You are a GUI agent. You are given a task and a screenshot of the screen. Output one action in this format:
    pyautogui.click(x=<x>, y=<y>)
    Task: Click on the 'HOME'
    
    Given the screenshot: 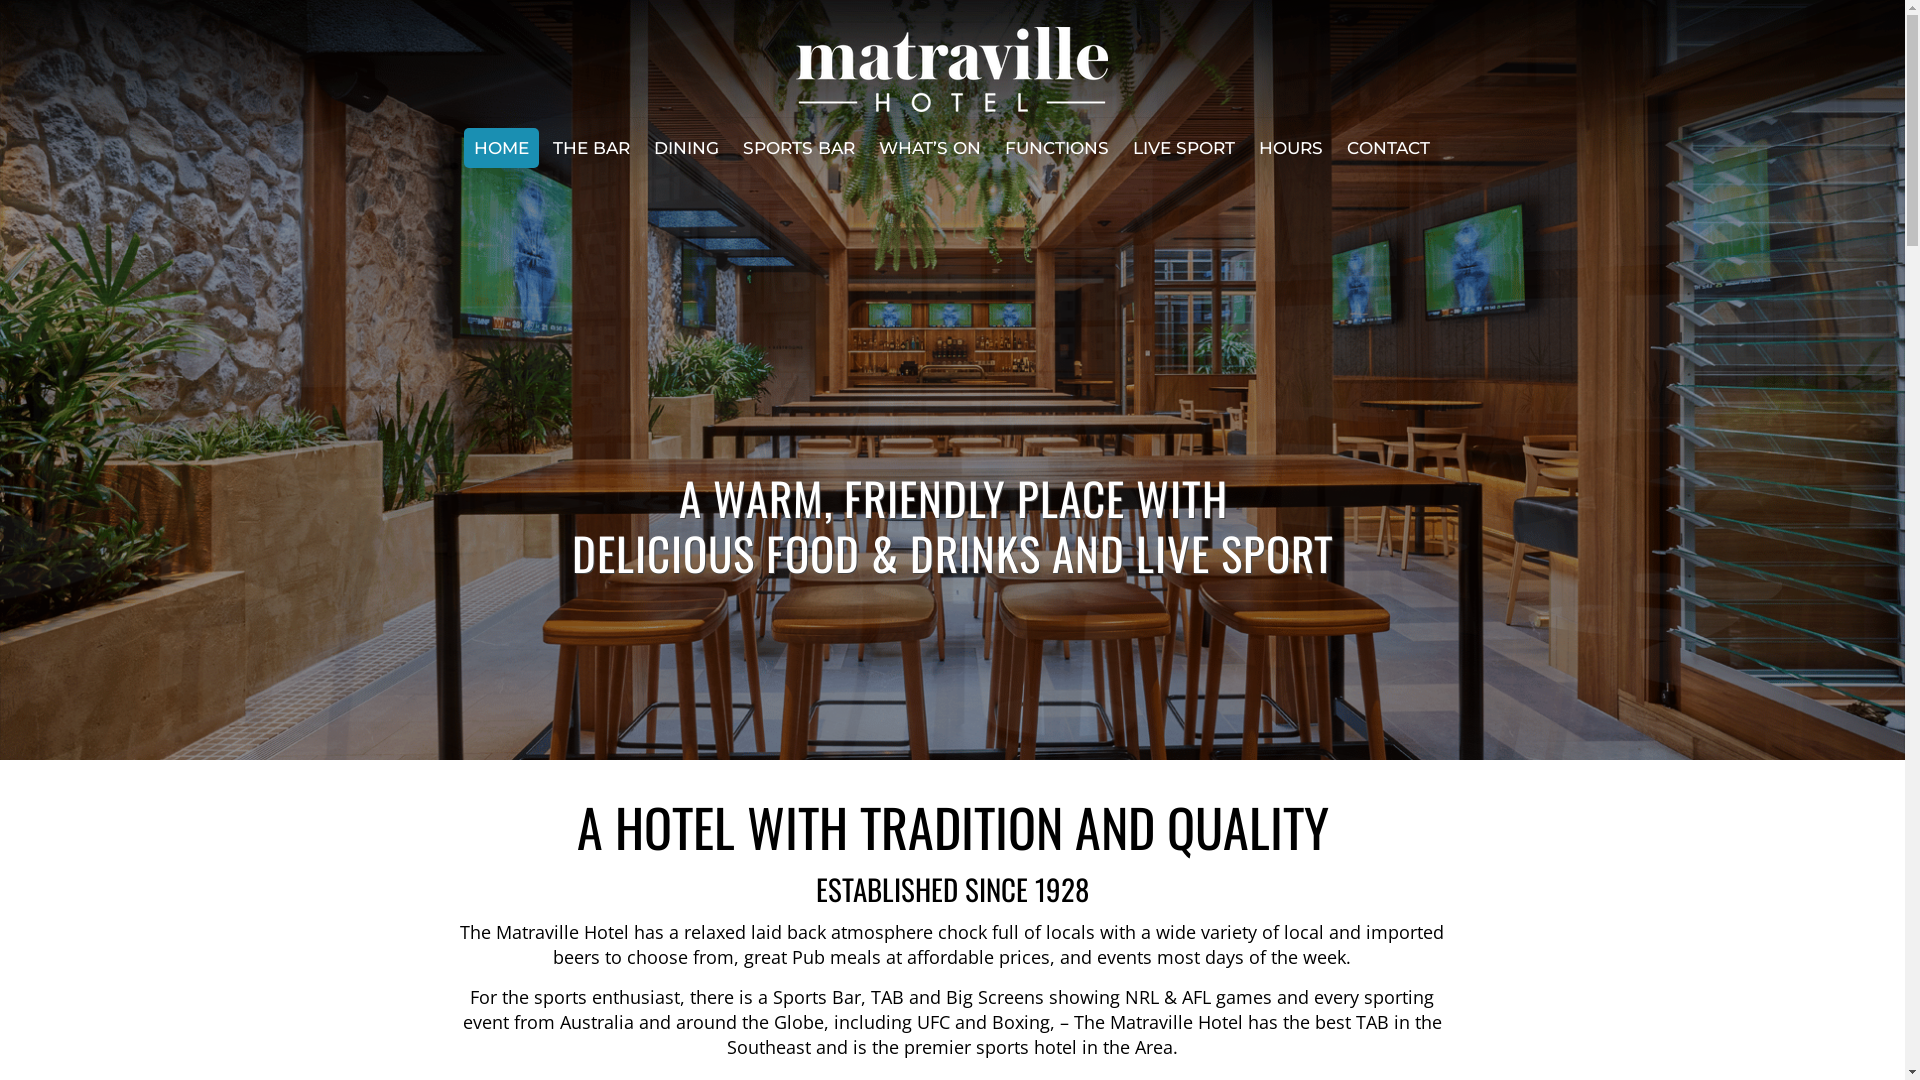 What is the action you would take?
    pyautogui.click(x=501, y=146)
    